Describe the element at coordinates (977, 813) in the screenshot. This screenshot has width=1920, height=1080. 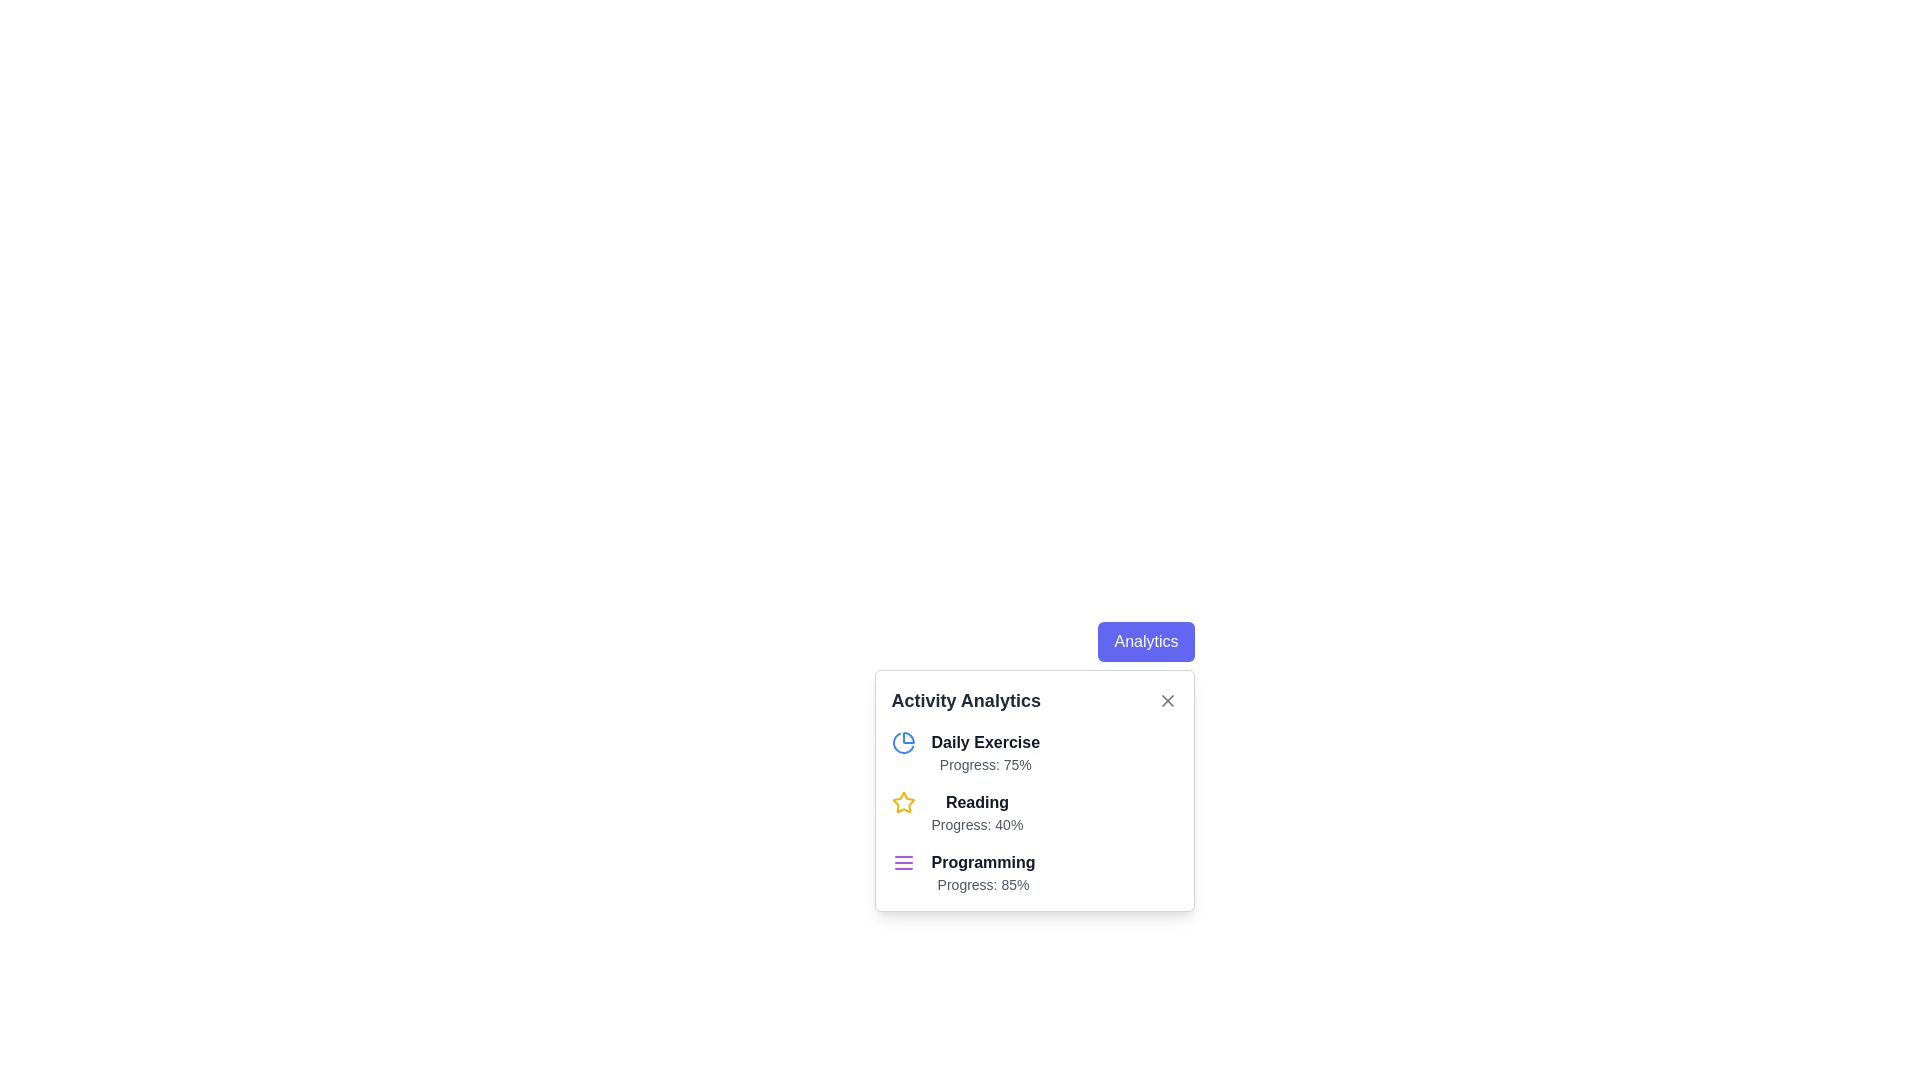
I see `the text display element that shows 'Reading' and 'Progress: 40%' within the 'Activity Analytics' card, positioned between 'Daily Exercise' and 'Programming'` at that location.